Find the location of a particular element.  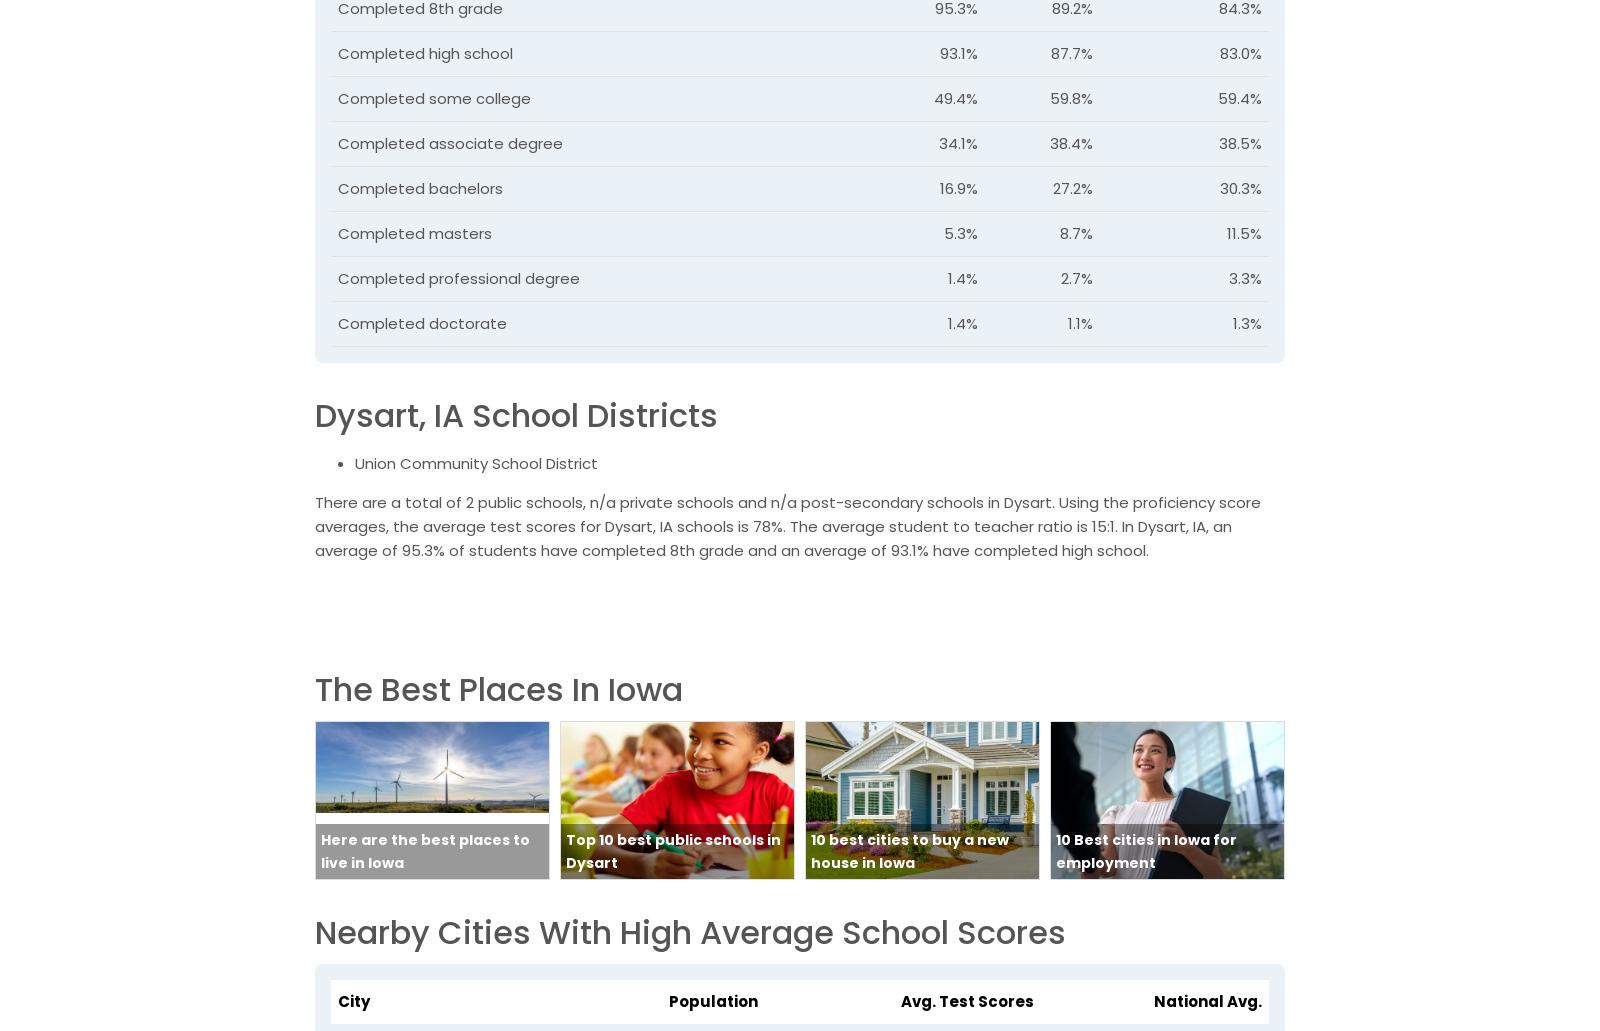

'Top 10 best public schools in Dysart' is located at coordinates (565, 850).